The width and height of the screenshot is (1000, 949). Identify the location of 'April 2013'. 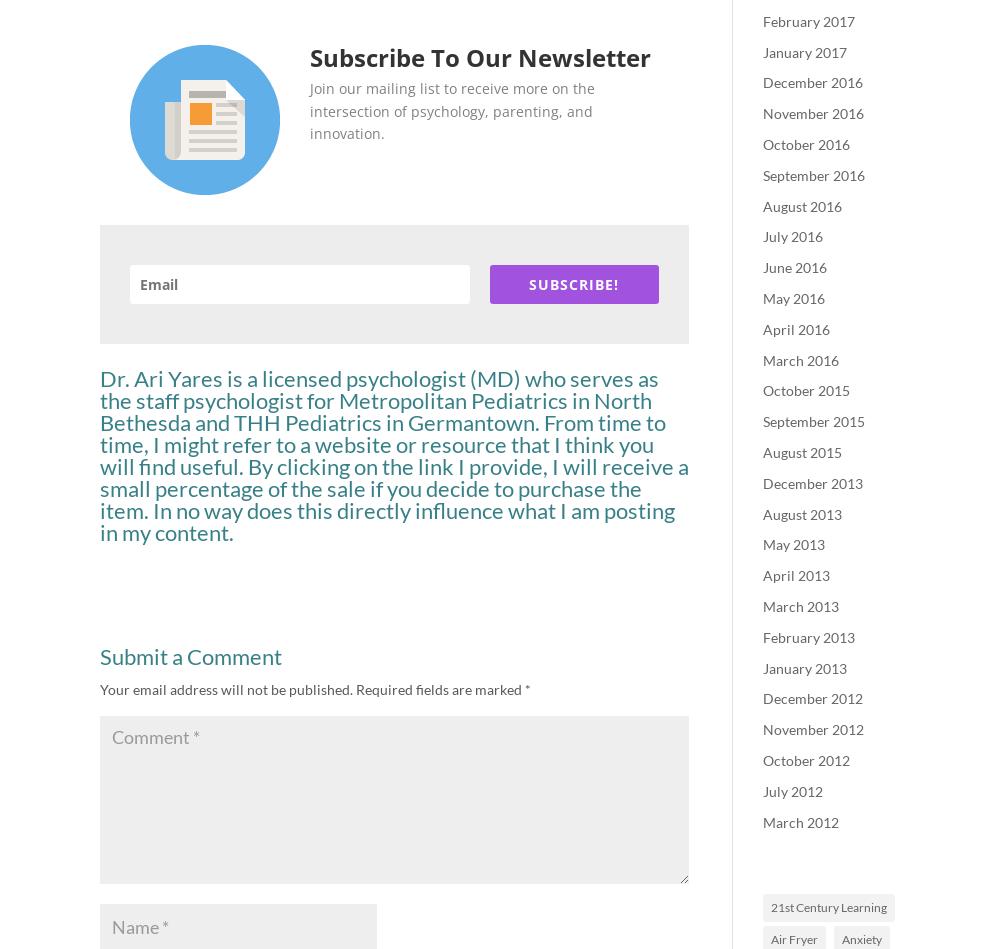
(796, 574).